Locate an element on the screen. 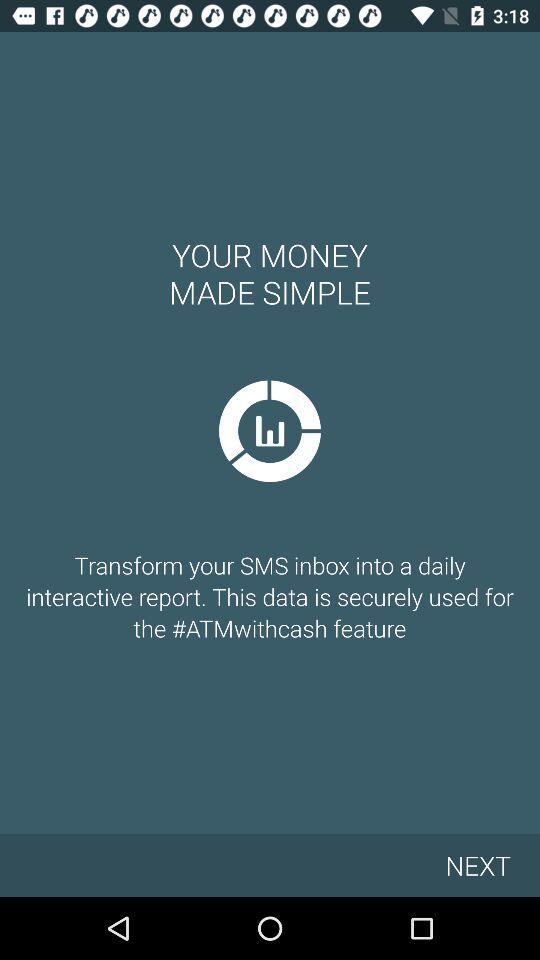 This screenshot has width=540, height=960. the icon below transform your sms icon is located at coordinates (477, 864).